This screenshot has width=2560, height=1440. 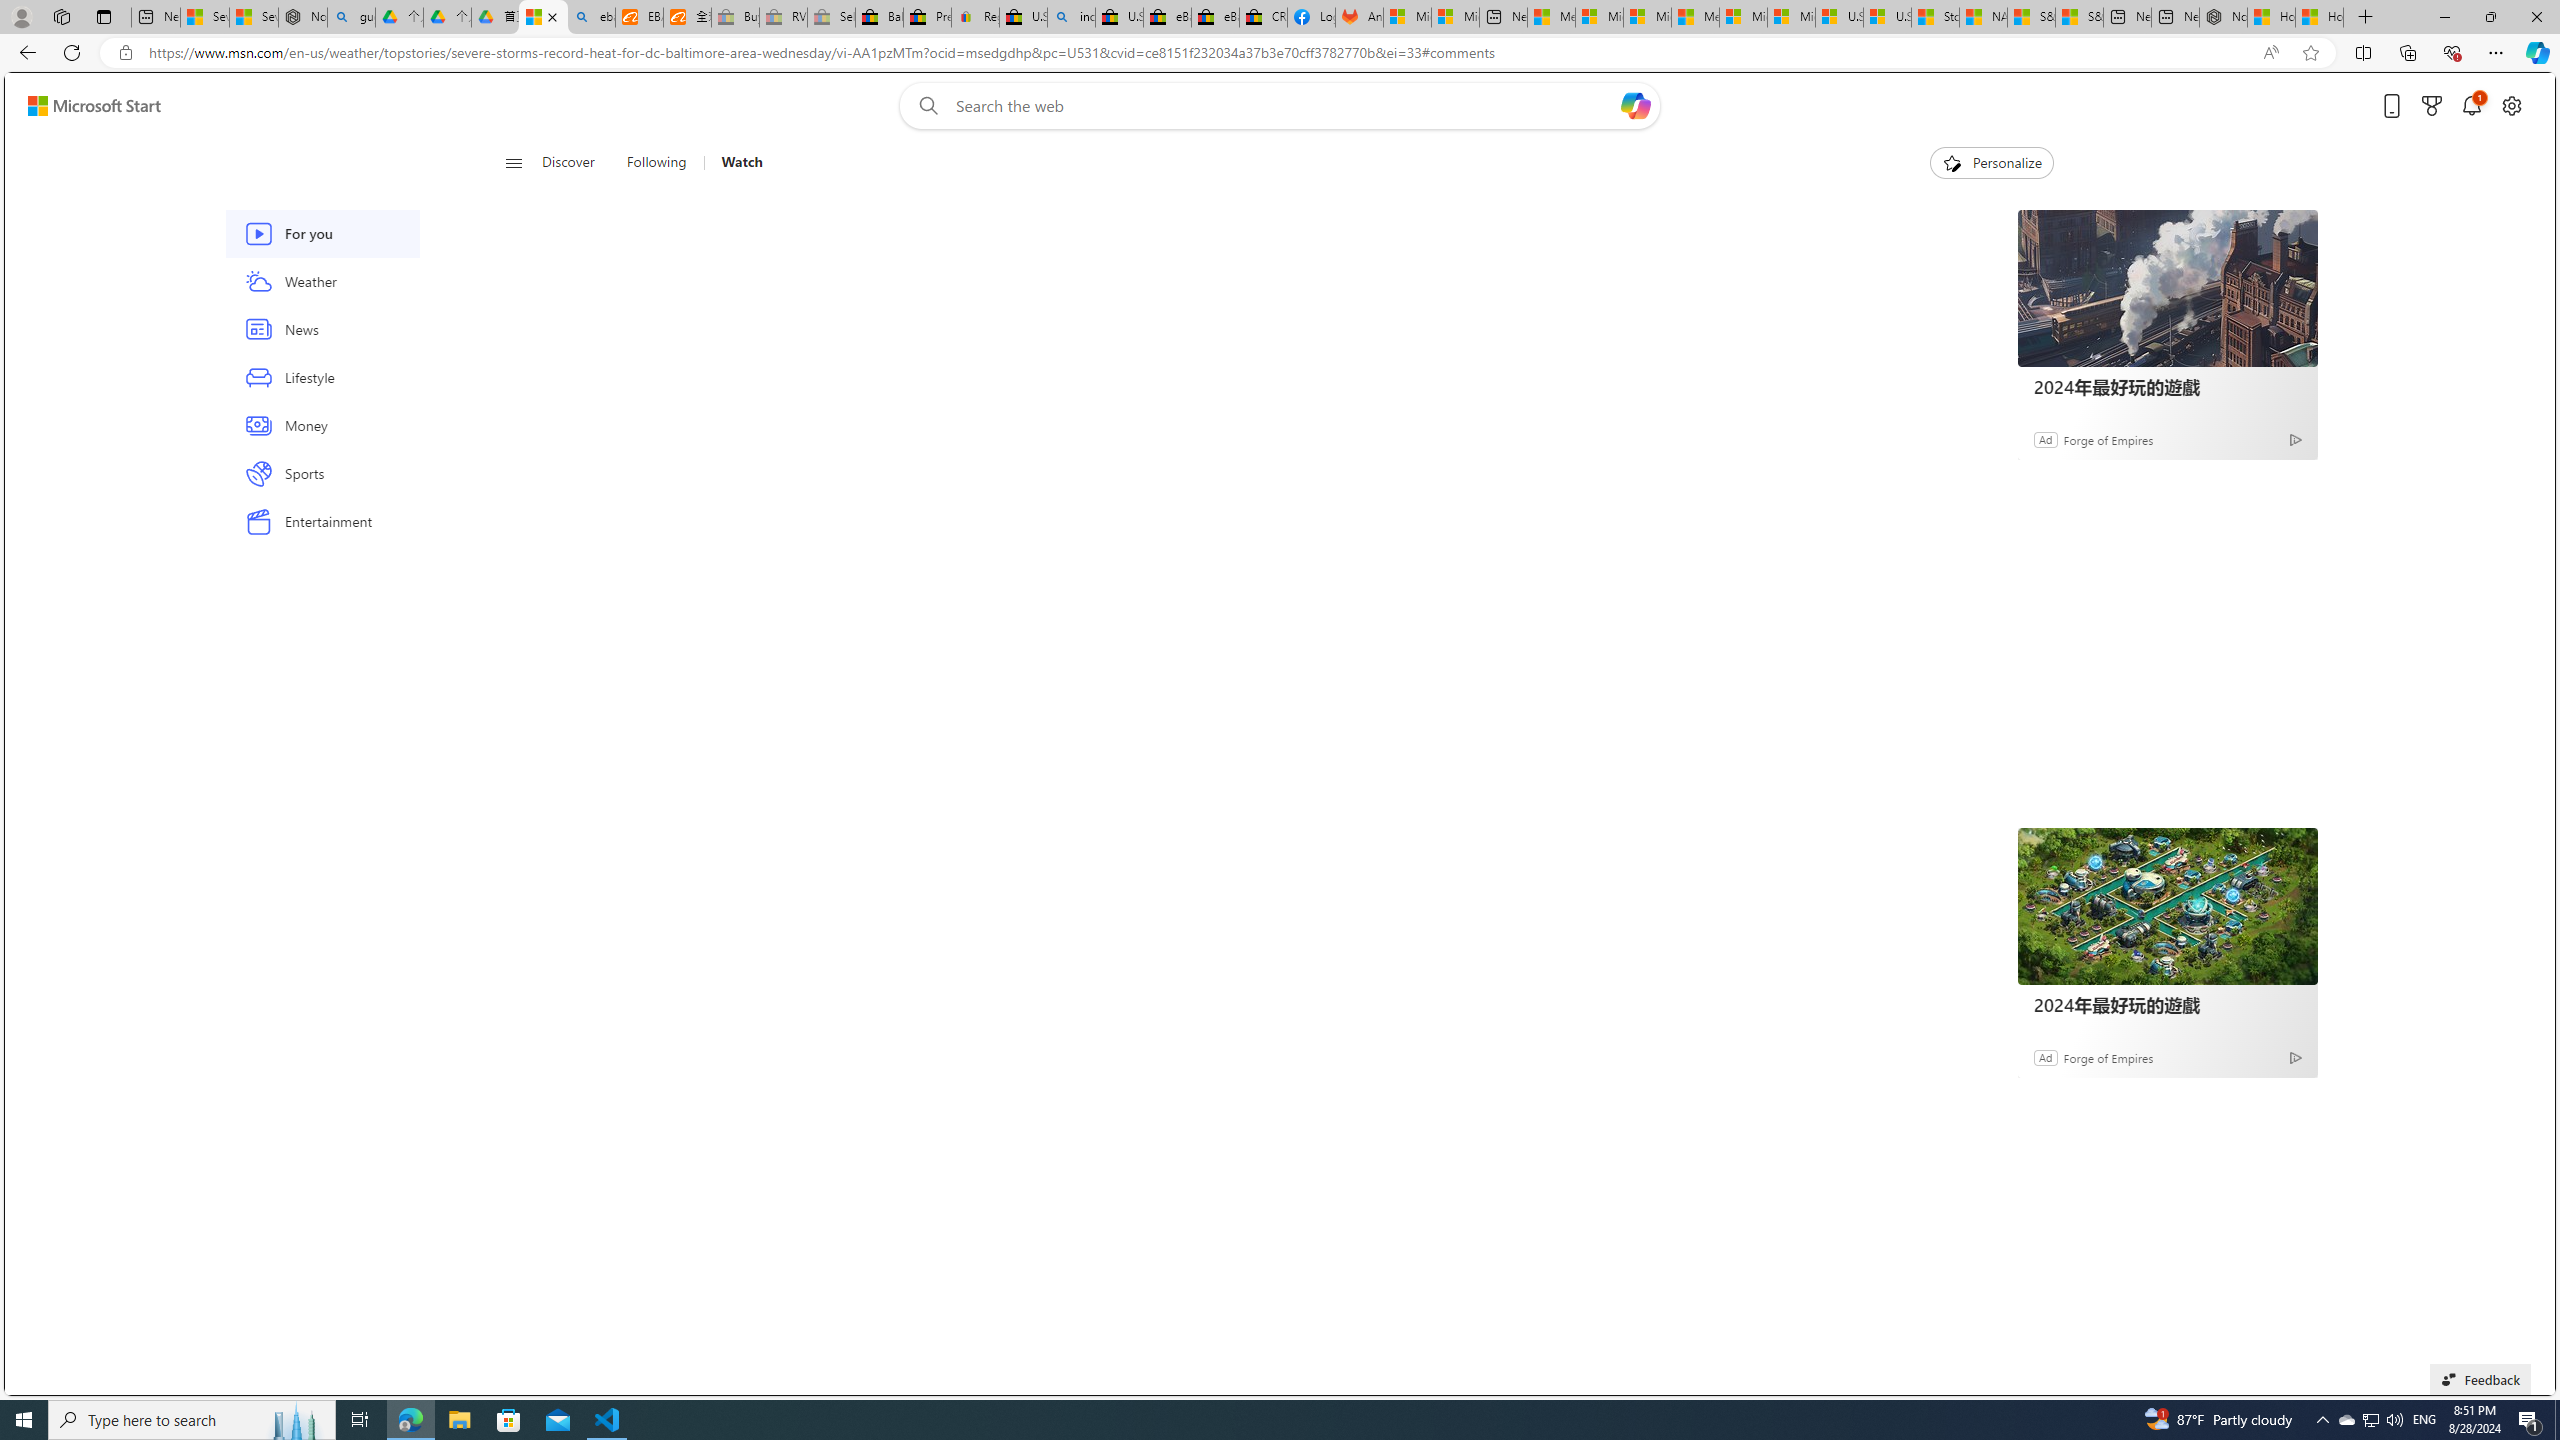 I want to click on 'Sell worldwide with eBay - Sleeping', so click(x=831, y=16).